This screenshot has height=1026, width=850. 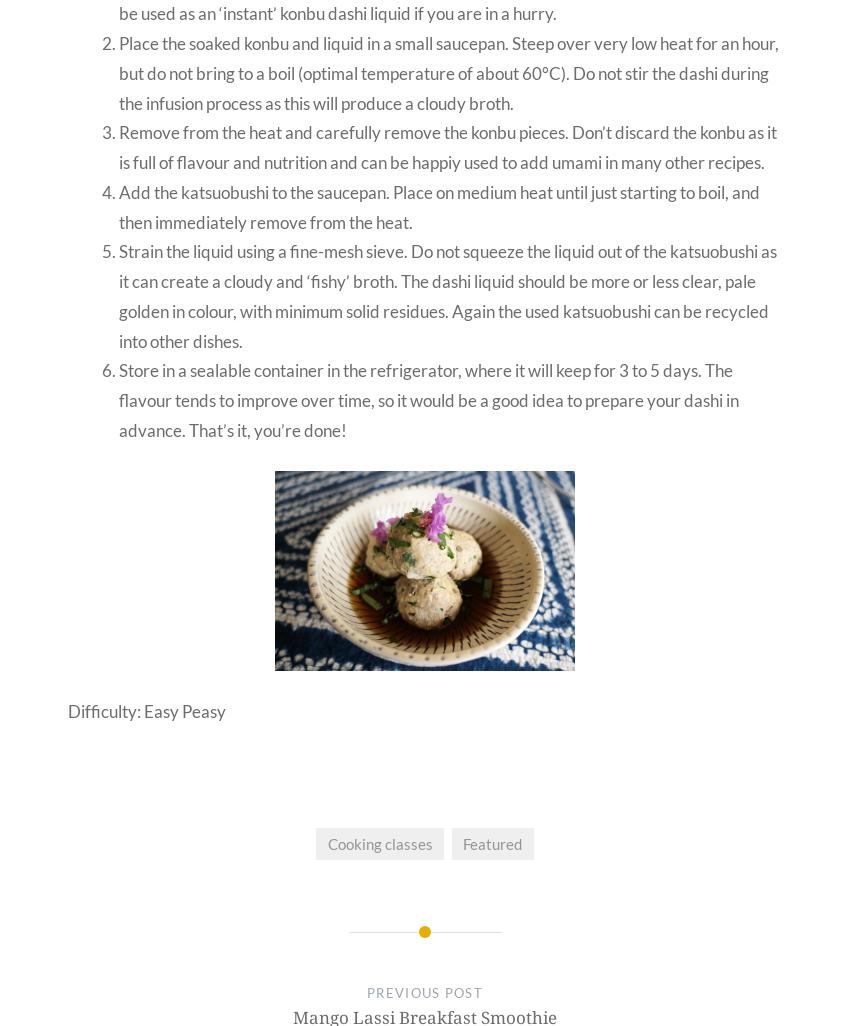 I want to click on 'Add the katsuobushi to the saucepan. Place on medium heat until just starting to boil, and then immediately remove from the heat.', so click(x=438, y=206).